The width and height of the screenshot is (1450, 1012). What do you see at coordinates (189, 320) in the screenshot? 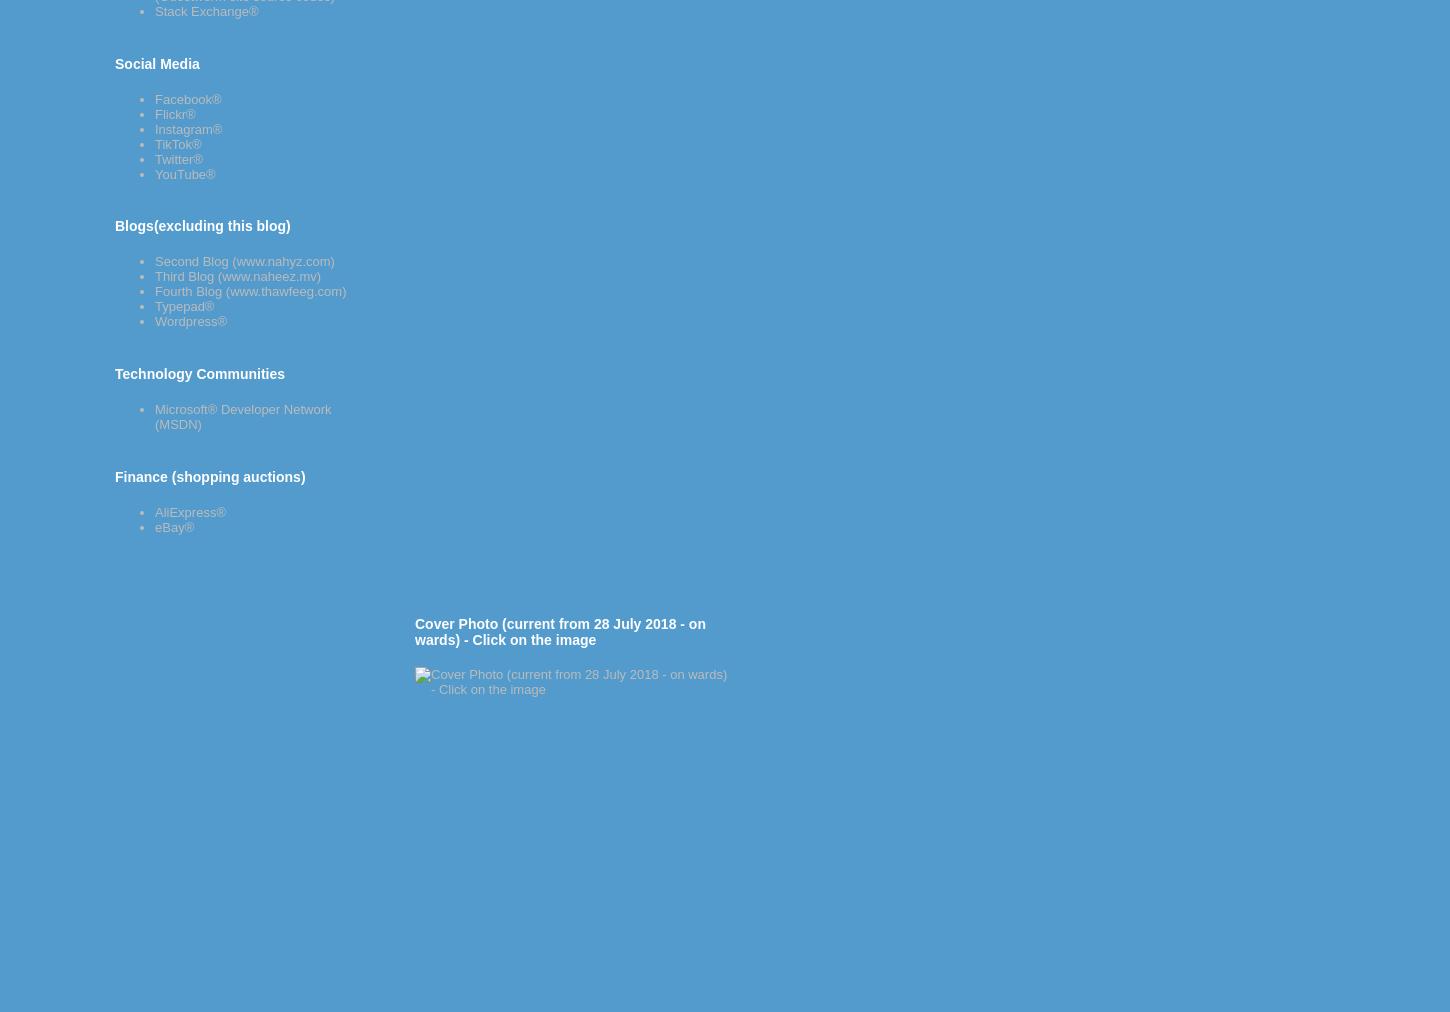
I see `'Wordpress®'` at bounding box center [189, 320].